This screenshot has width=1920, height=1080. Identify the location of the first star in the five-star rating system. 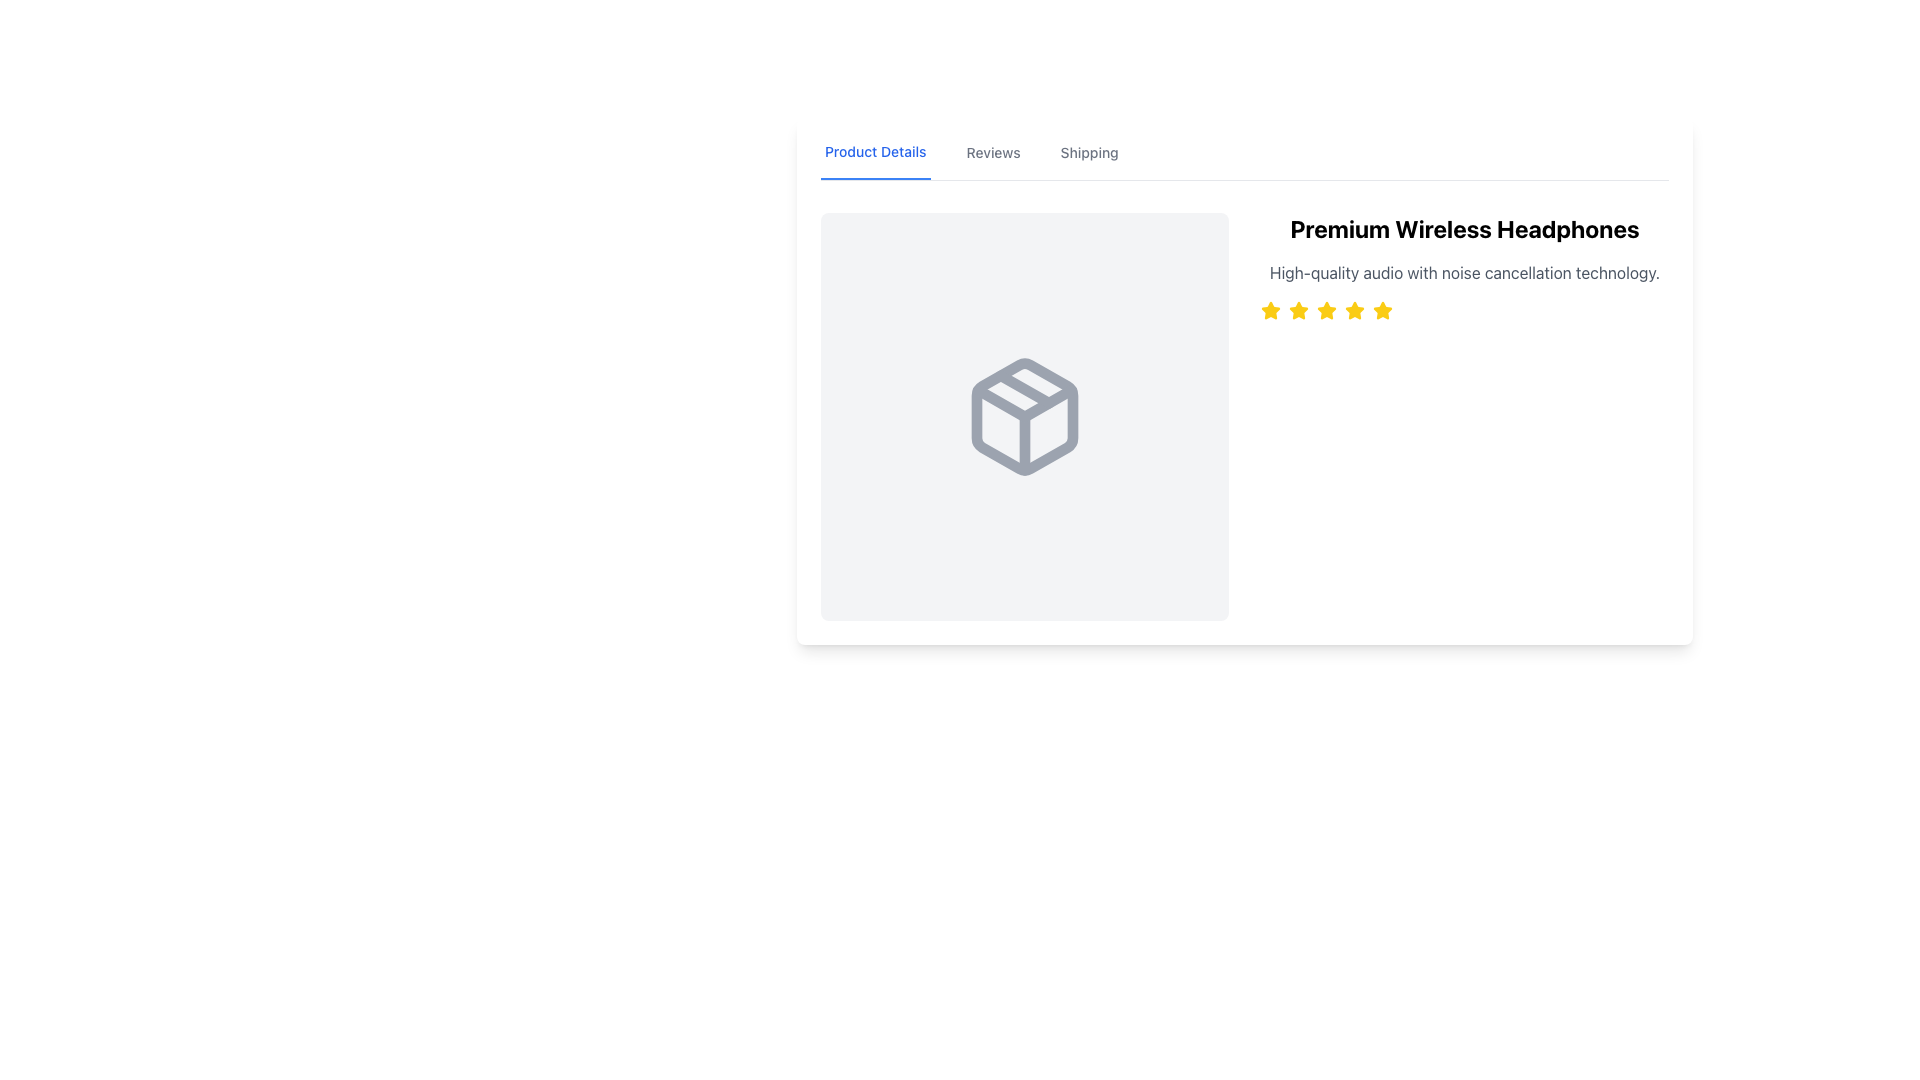
(1270, 310).